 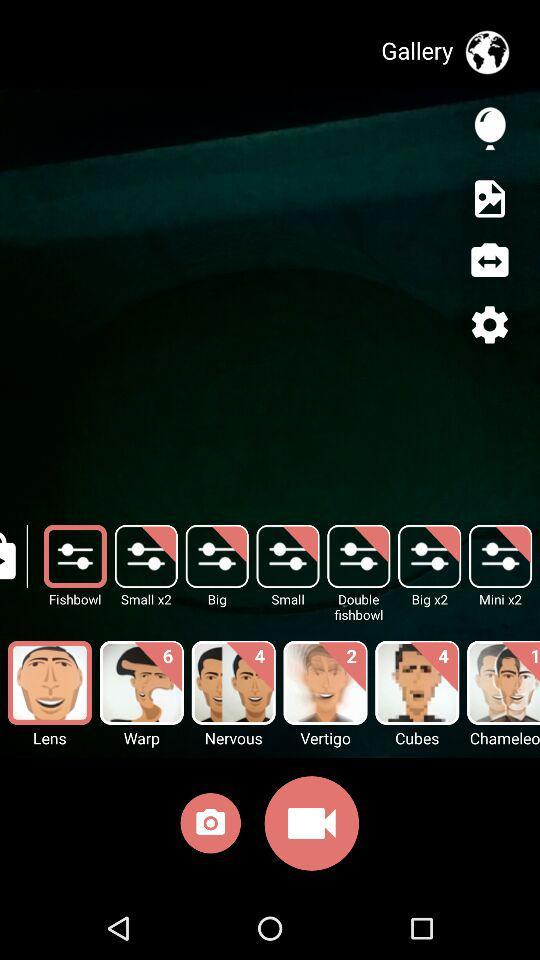 What do you see at coordinates (502, 683) in the screenshot?
I see `icon above chameleon` at bounding box center [502, 683].